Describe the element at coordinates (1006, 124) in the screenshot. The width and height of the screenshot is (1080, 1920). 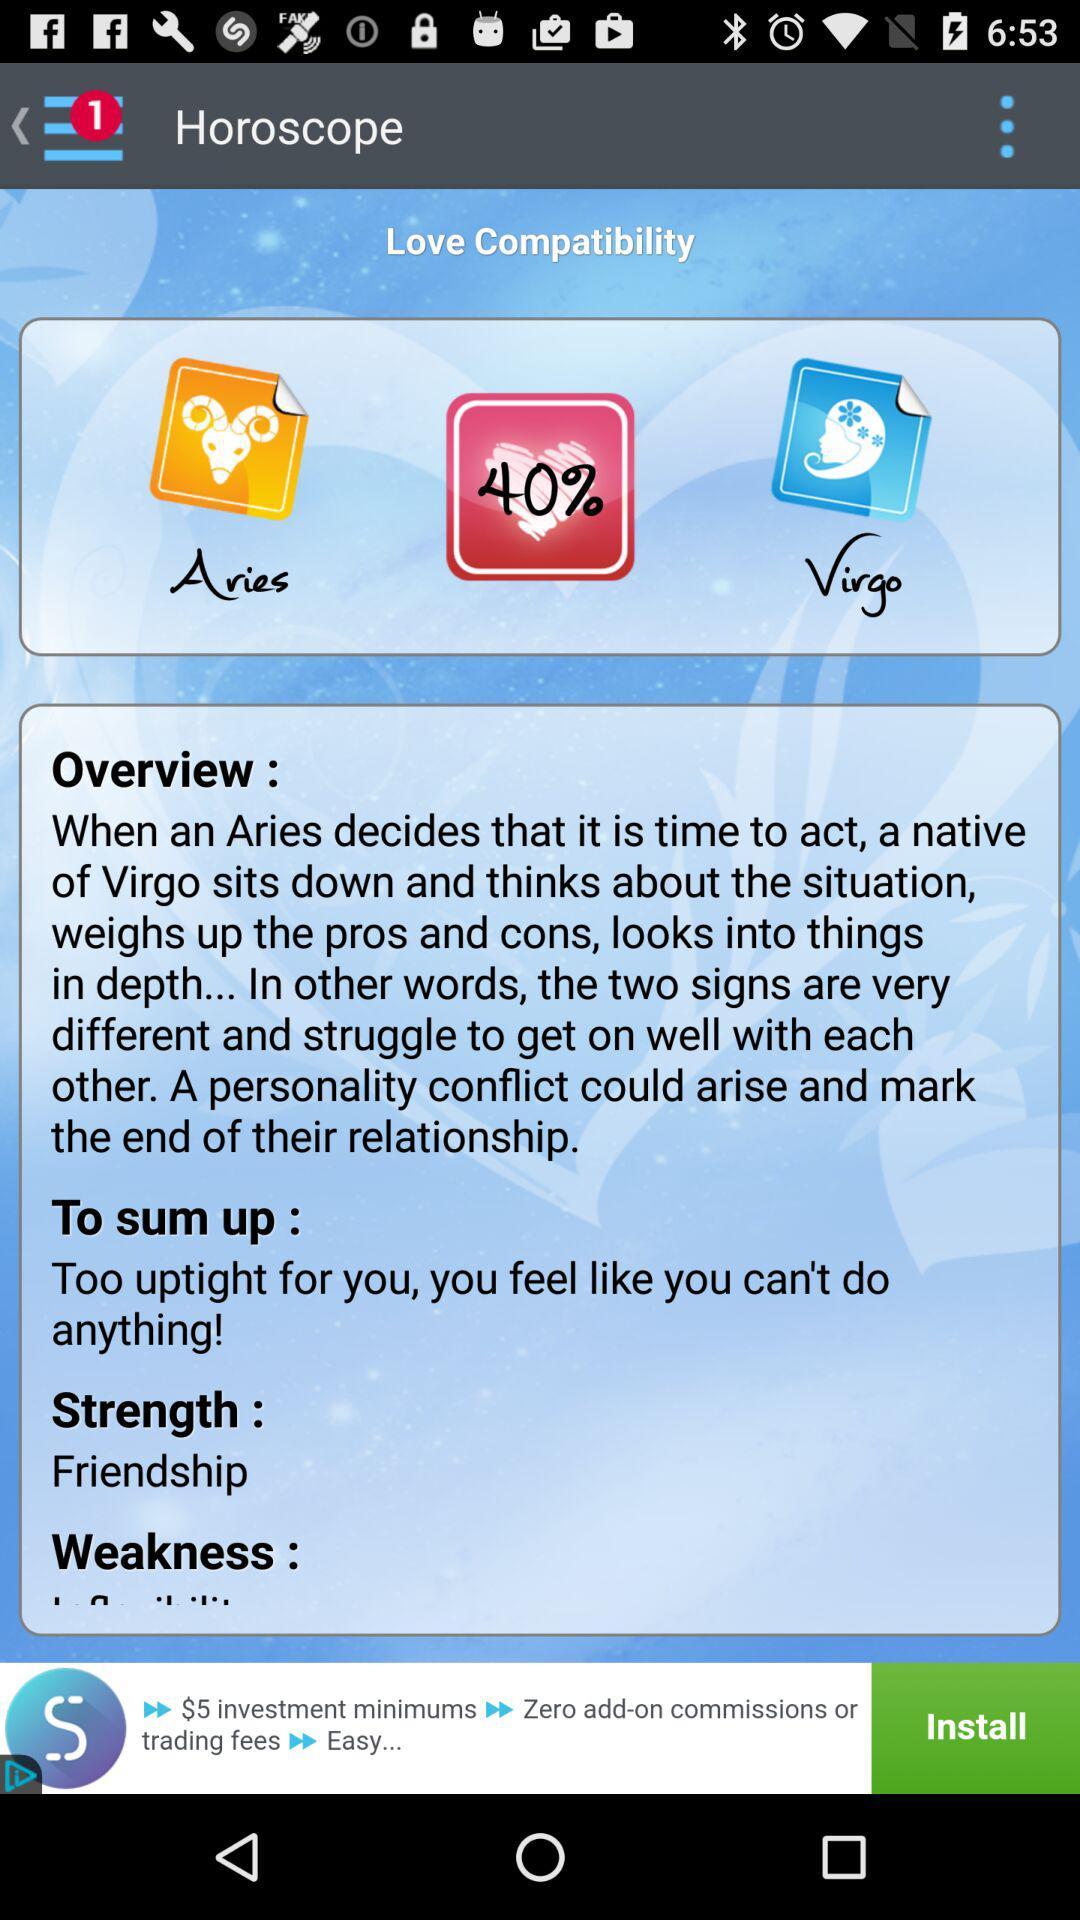
I see `item to the right of the horoscope app` at that location.